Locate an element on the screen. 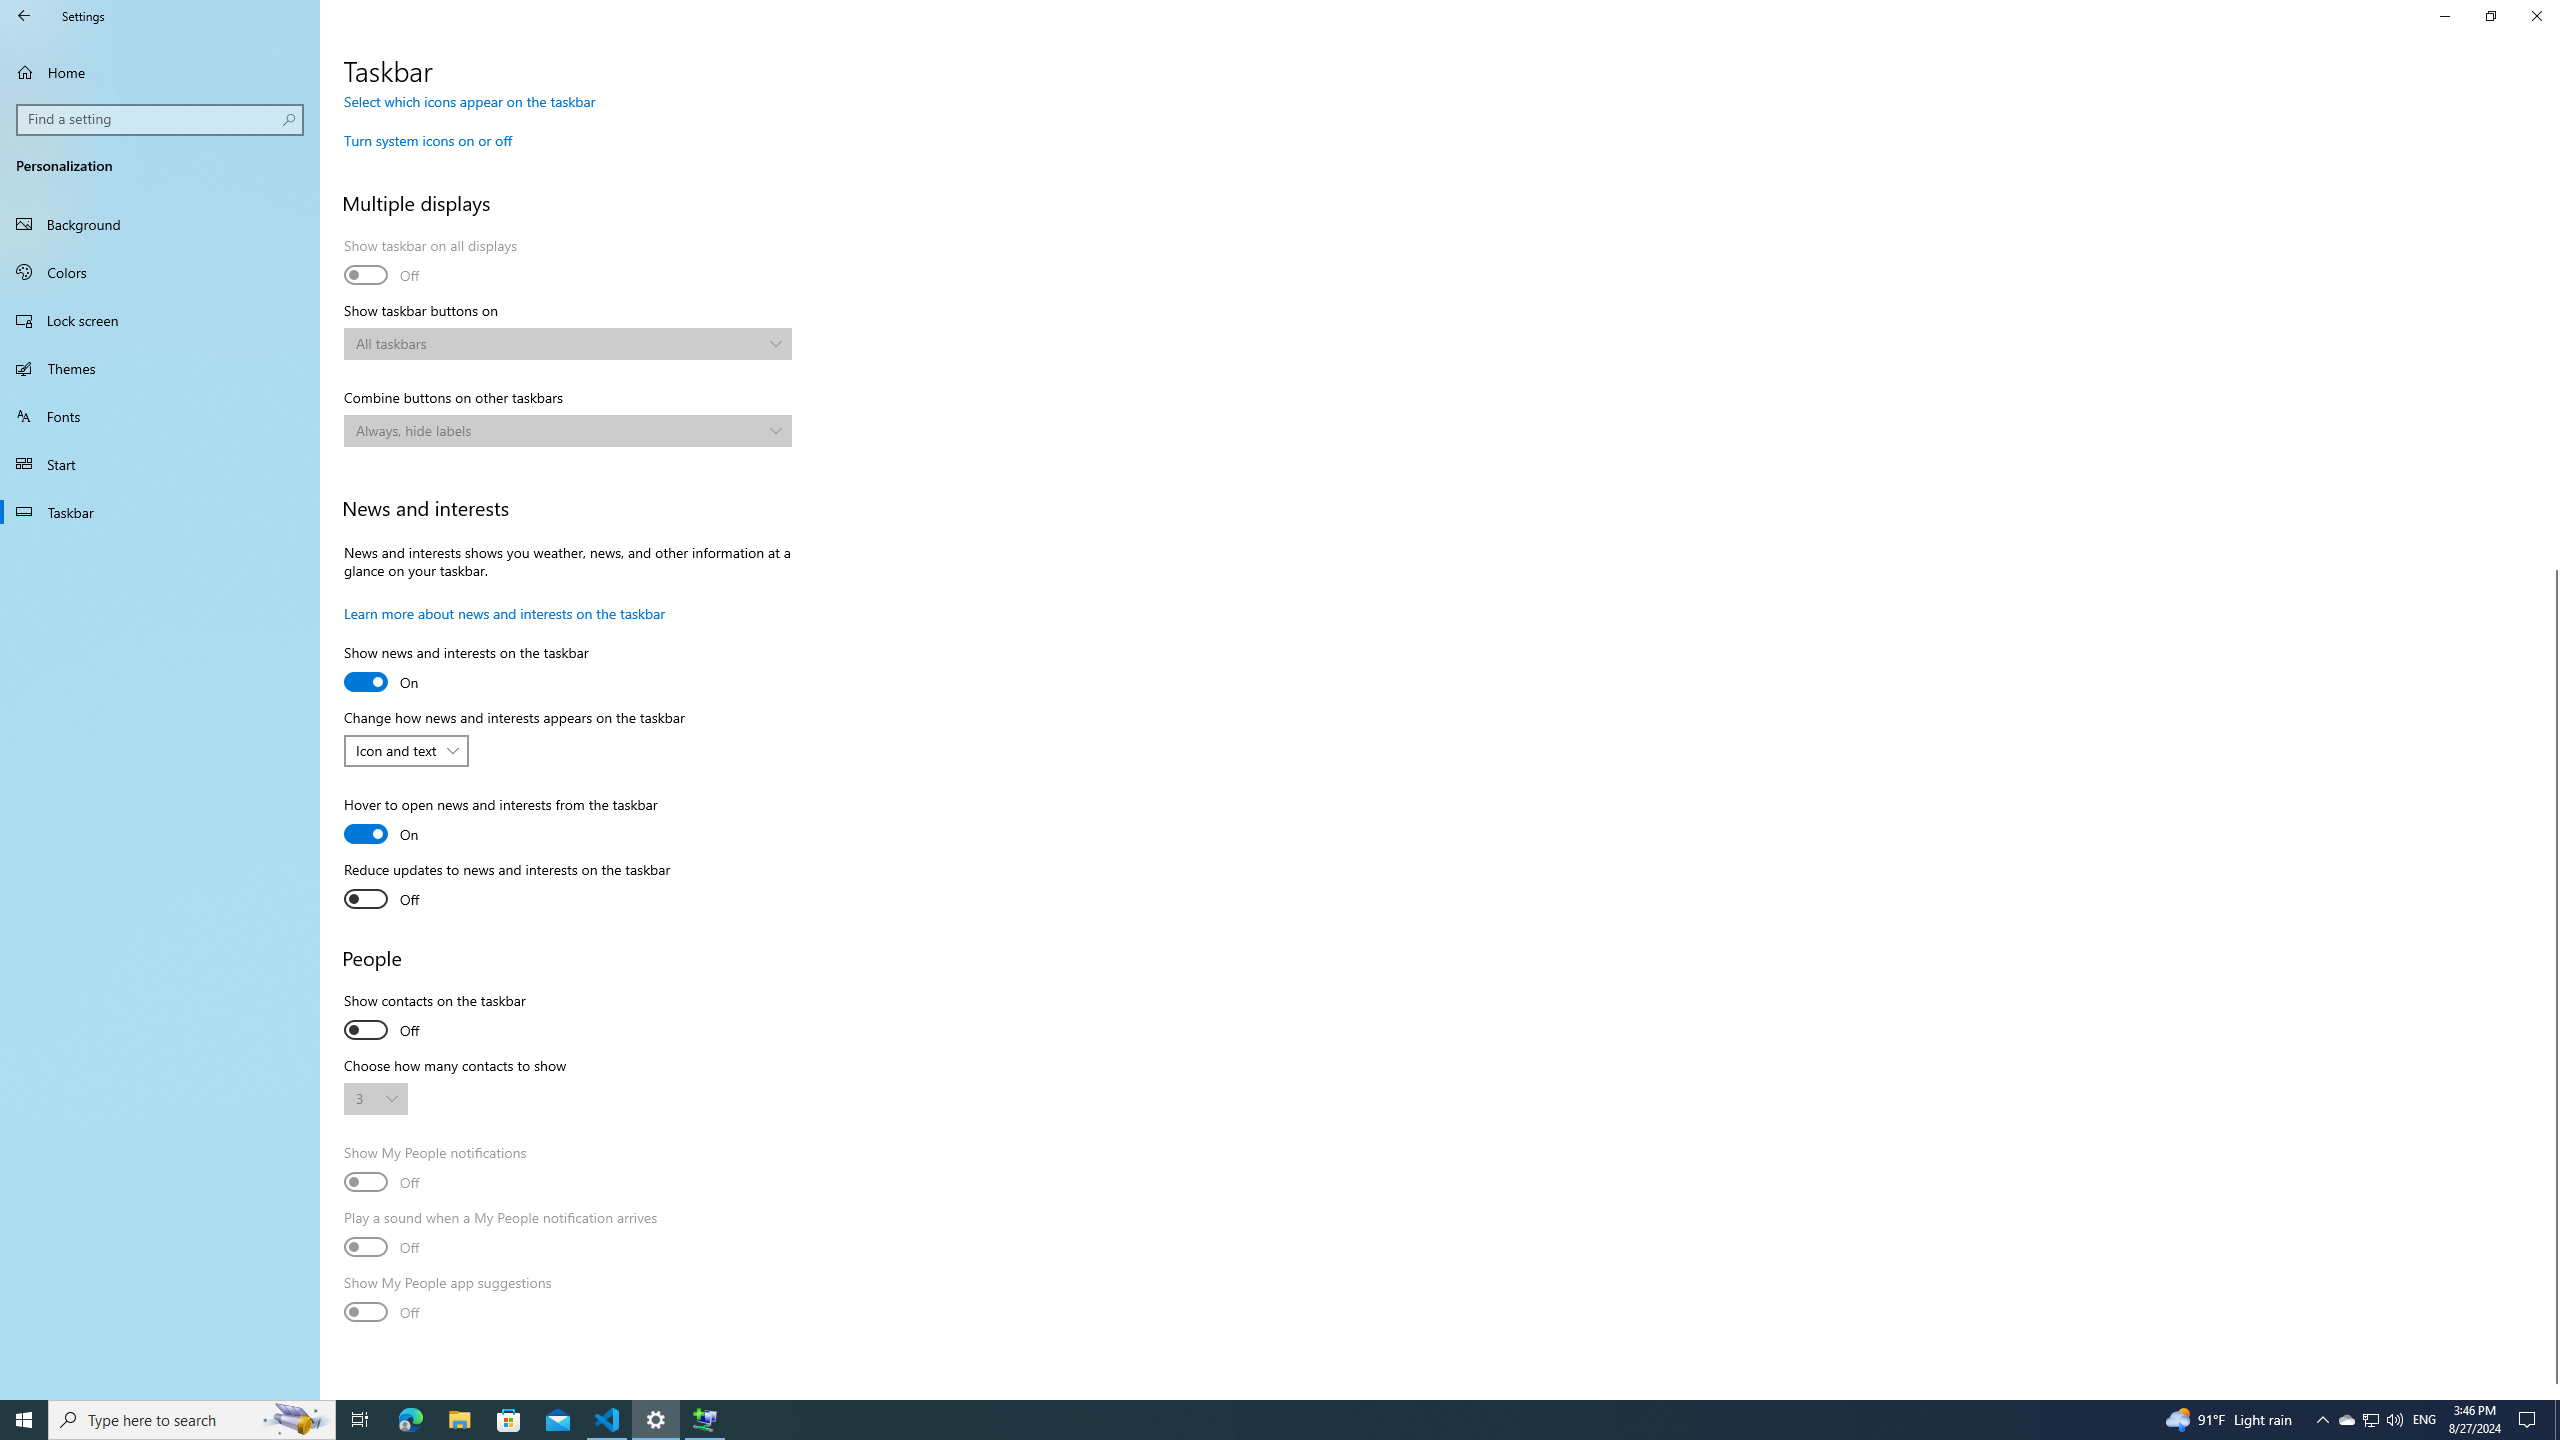 The width and height of the screenshot is (2560, 1440). 'Show news and interests on the taskbar' is located at coordinates (464, 670).